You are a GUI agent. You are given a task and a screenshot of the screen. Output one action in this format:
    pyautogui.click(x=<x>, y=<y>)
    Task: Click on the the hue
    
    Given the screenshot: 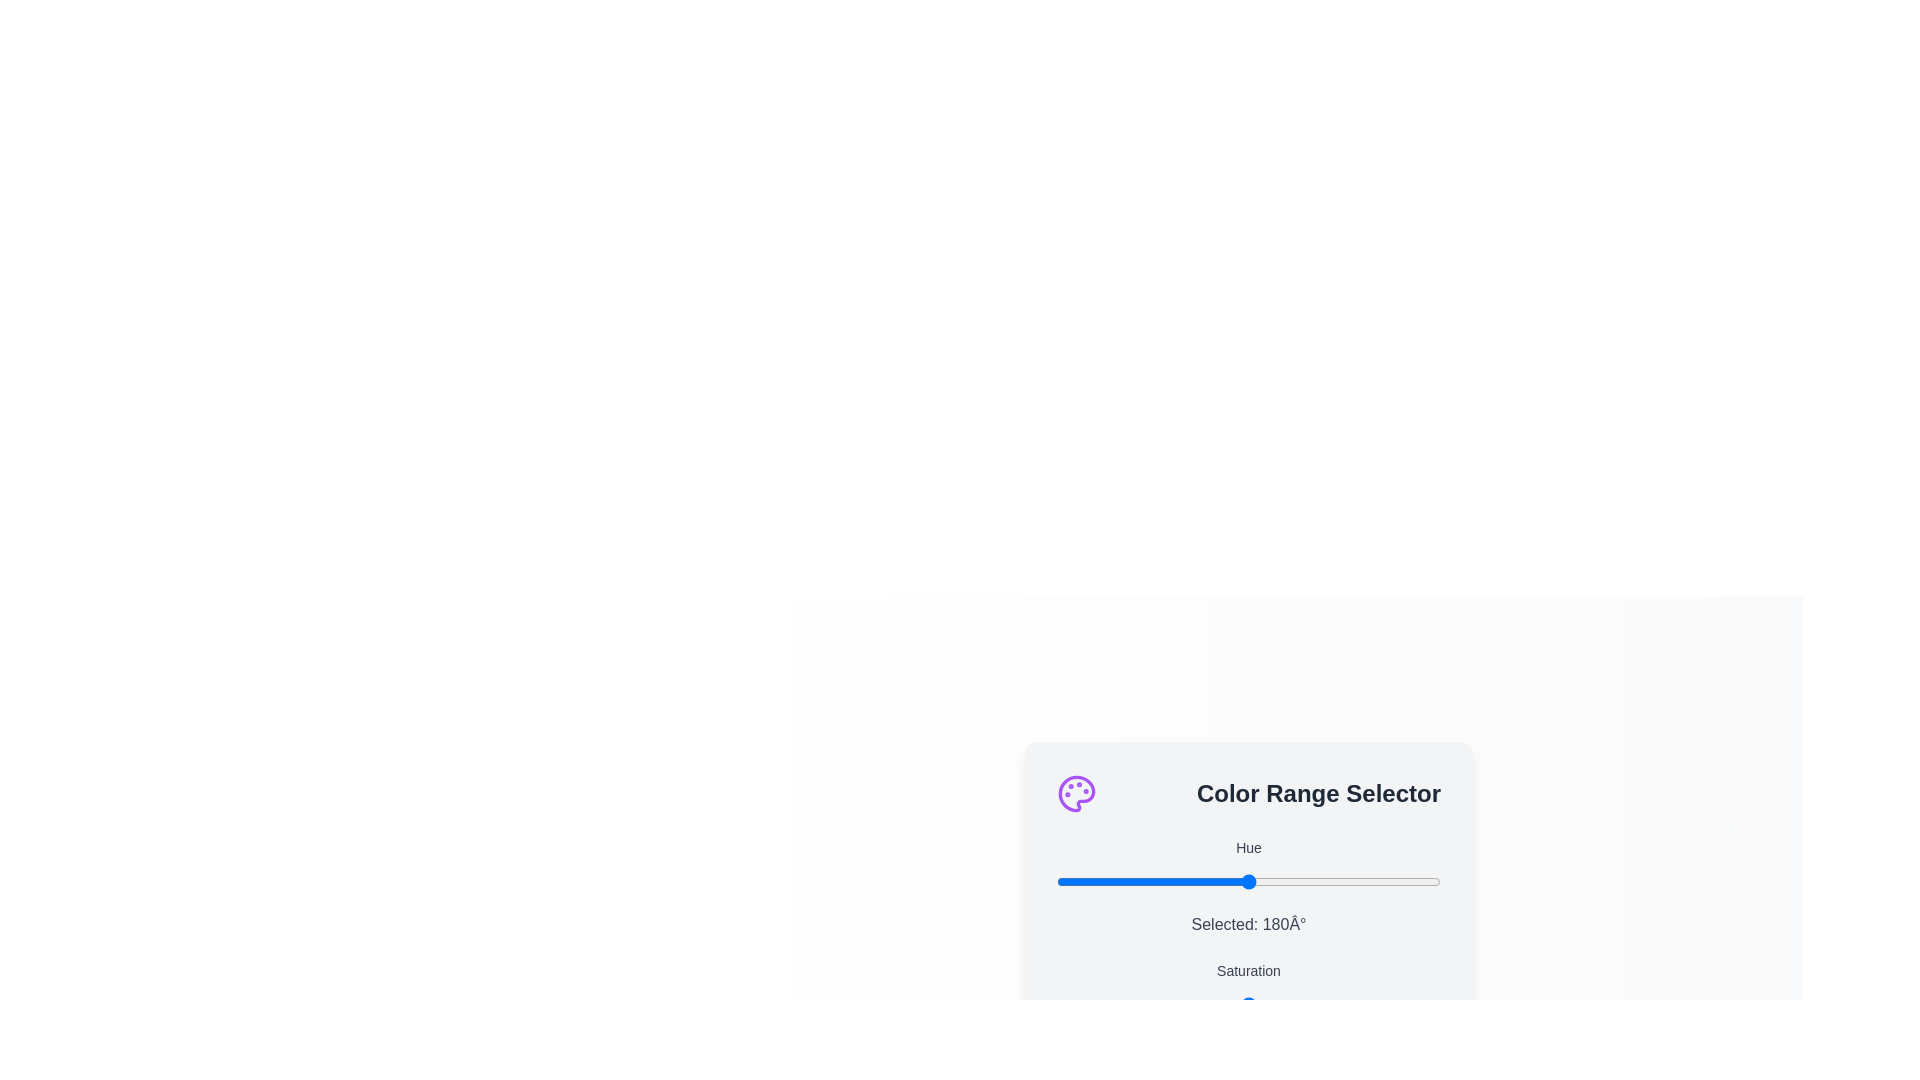 What is the action you would take?
    pyautogui.click(x=1275, y=880)
    